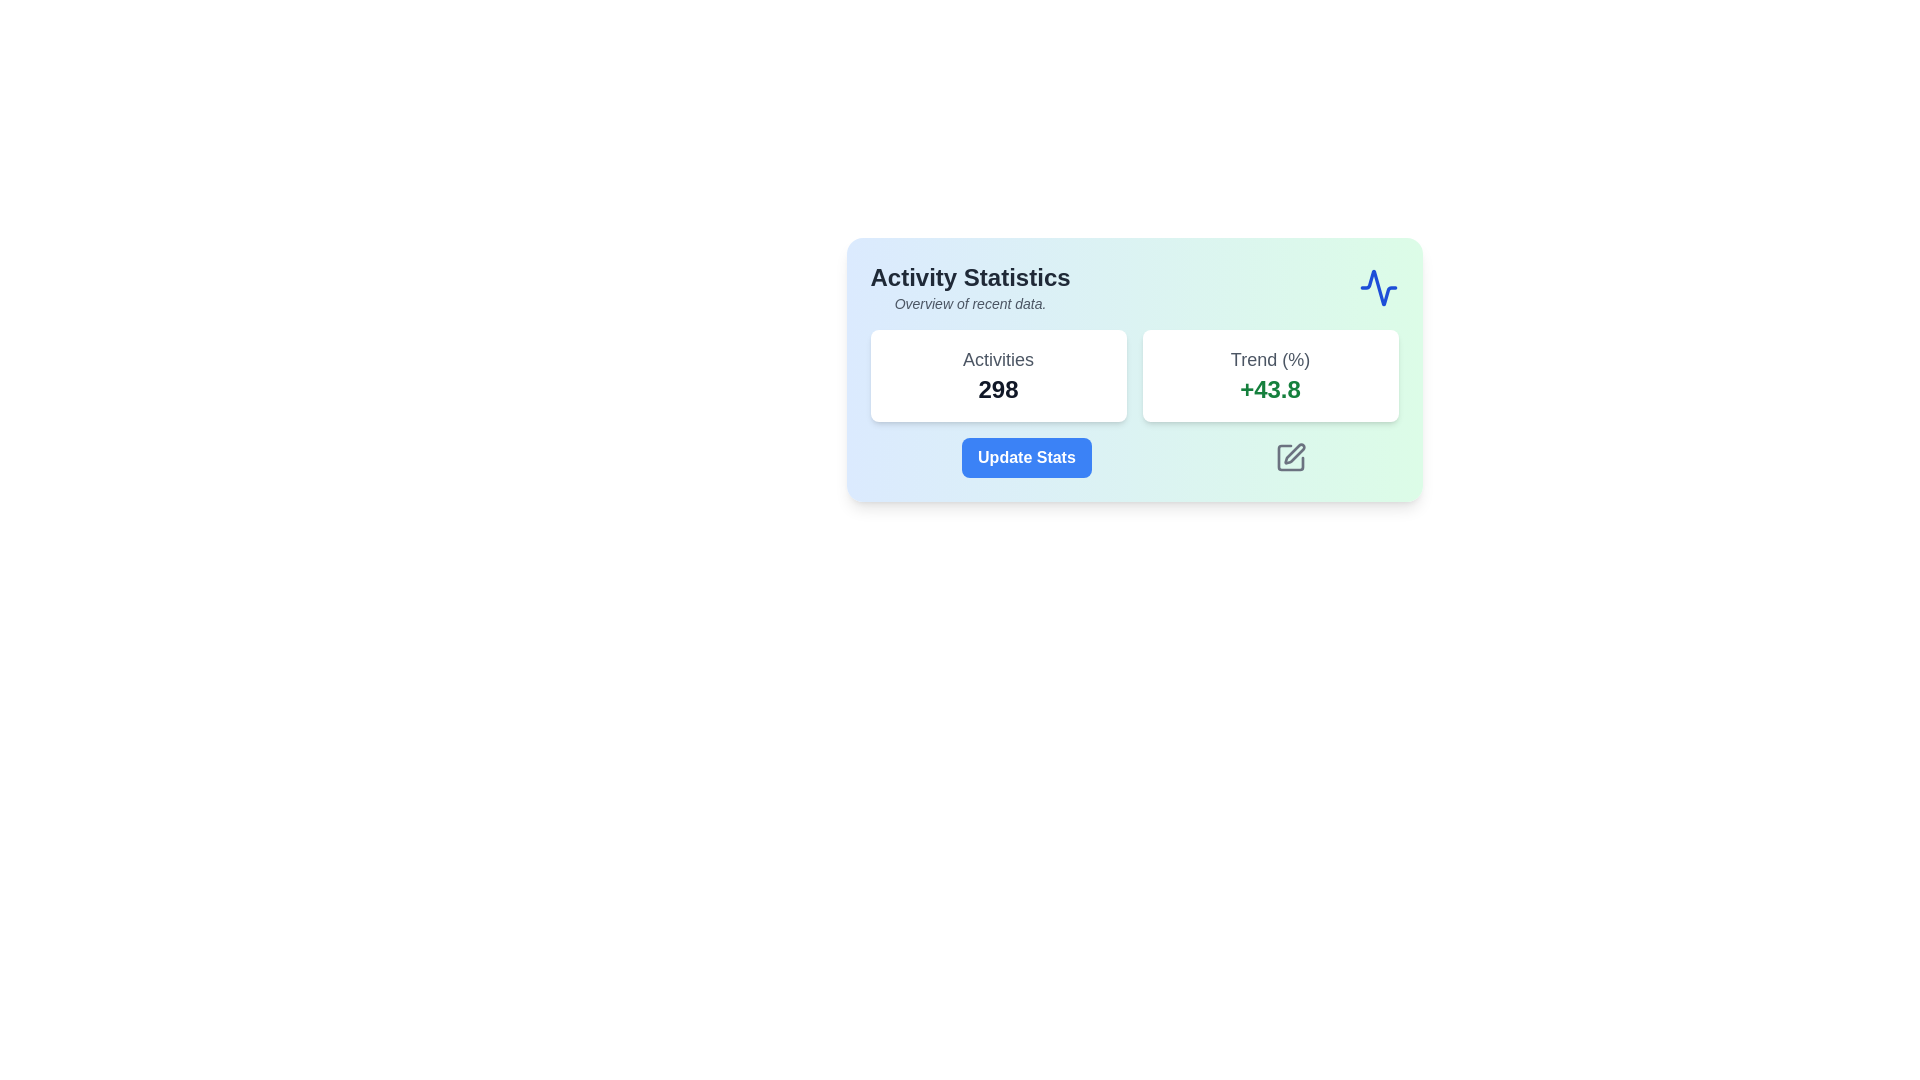  What do you see at coordinates (1294, 454) in the screenshot?
I see `the icon representing a pen located in the bottom right corner of the card component for editing or modifying data` at bounding box center [1294, 454].